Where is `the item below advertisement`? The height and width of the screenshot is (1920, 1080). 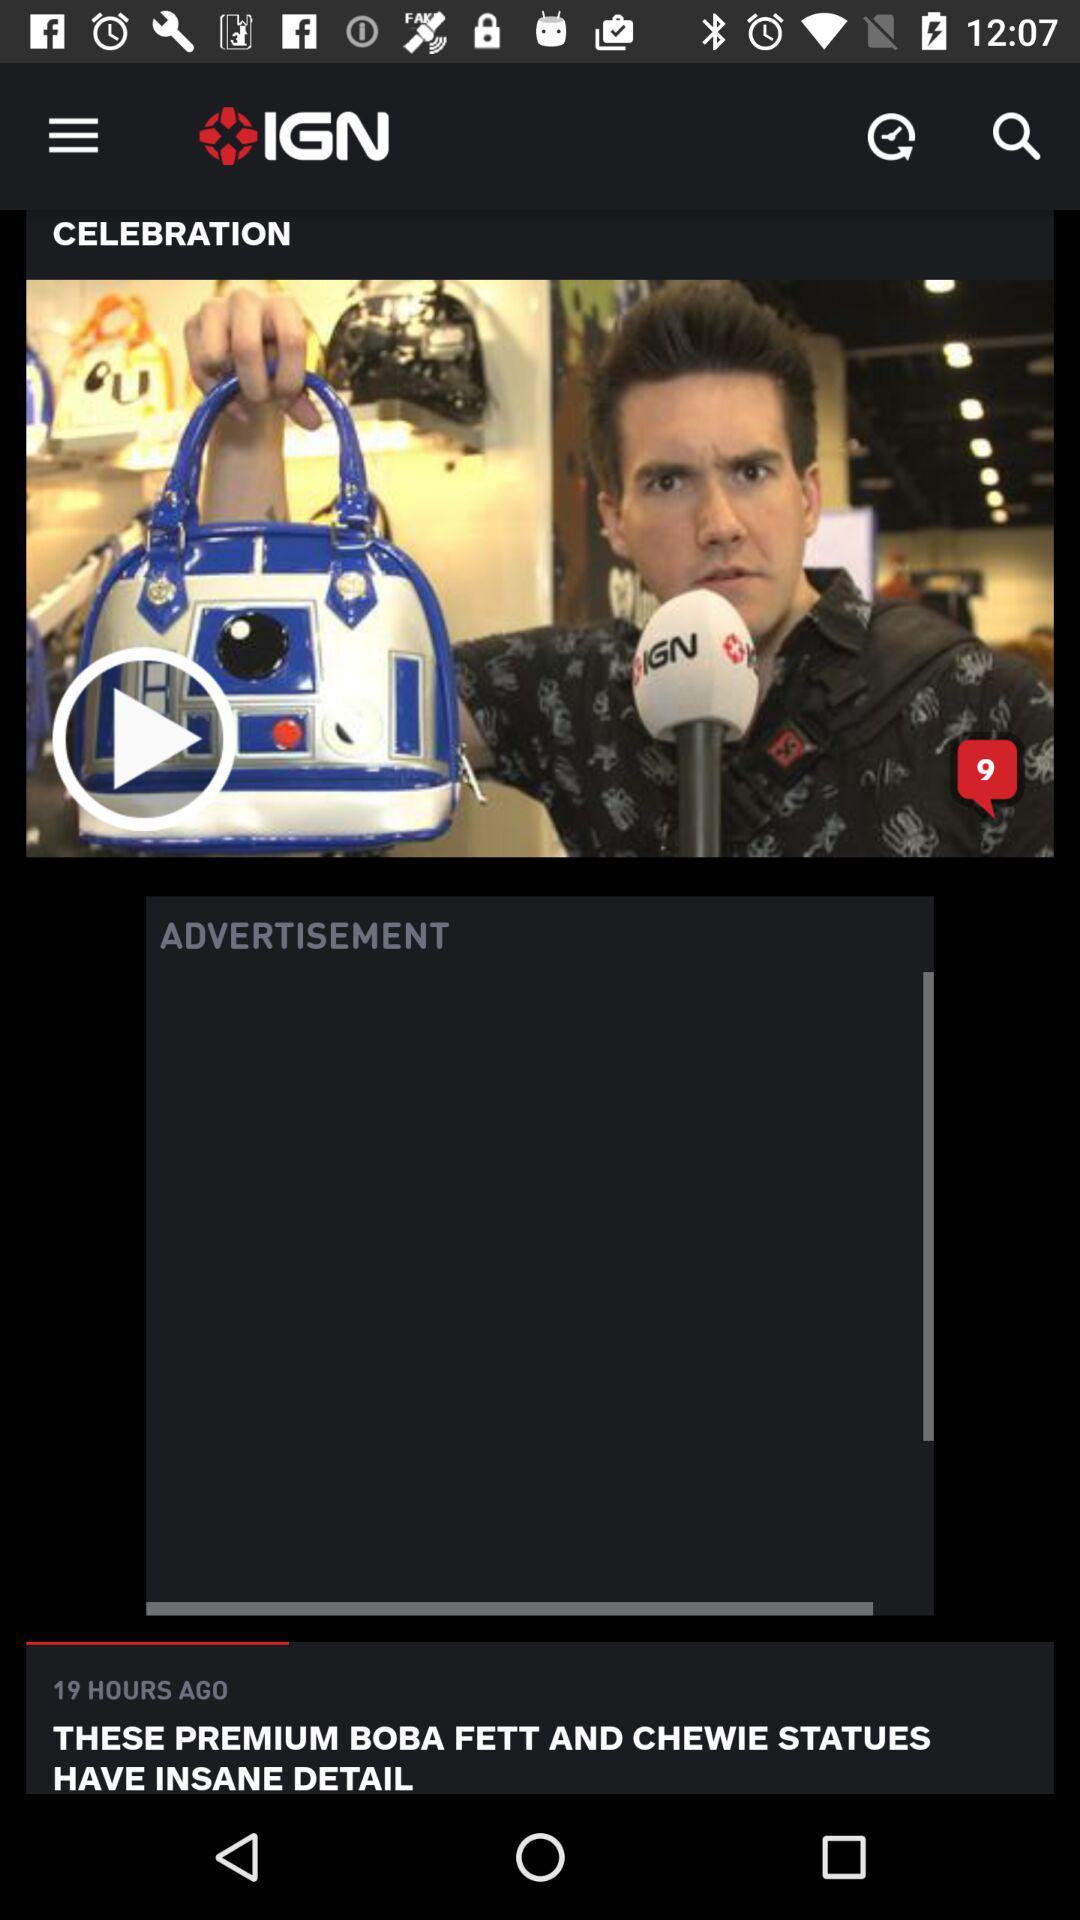
the item below advertisement is located at coordinates (540, 1293).